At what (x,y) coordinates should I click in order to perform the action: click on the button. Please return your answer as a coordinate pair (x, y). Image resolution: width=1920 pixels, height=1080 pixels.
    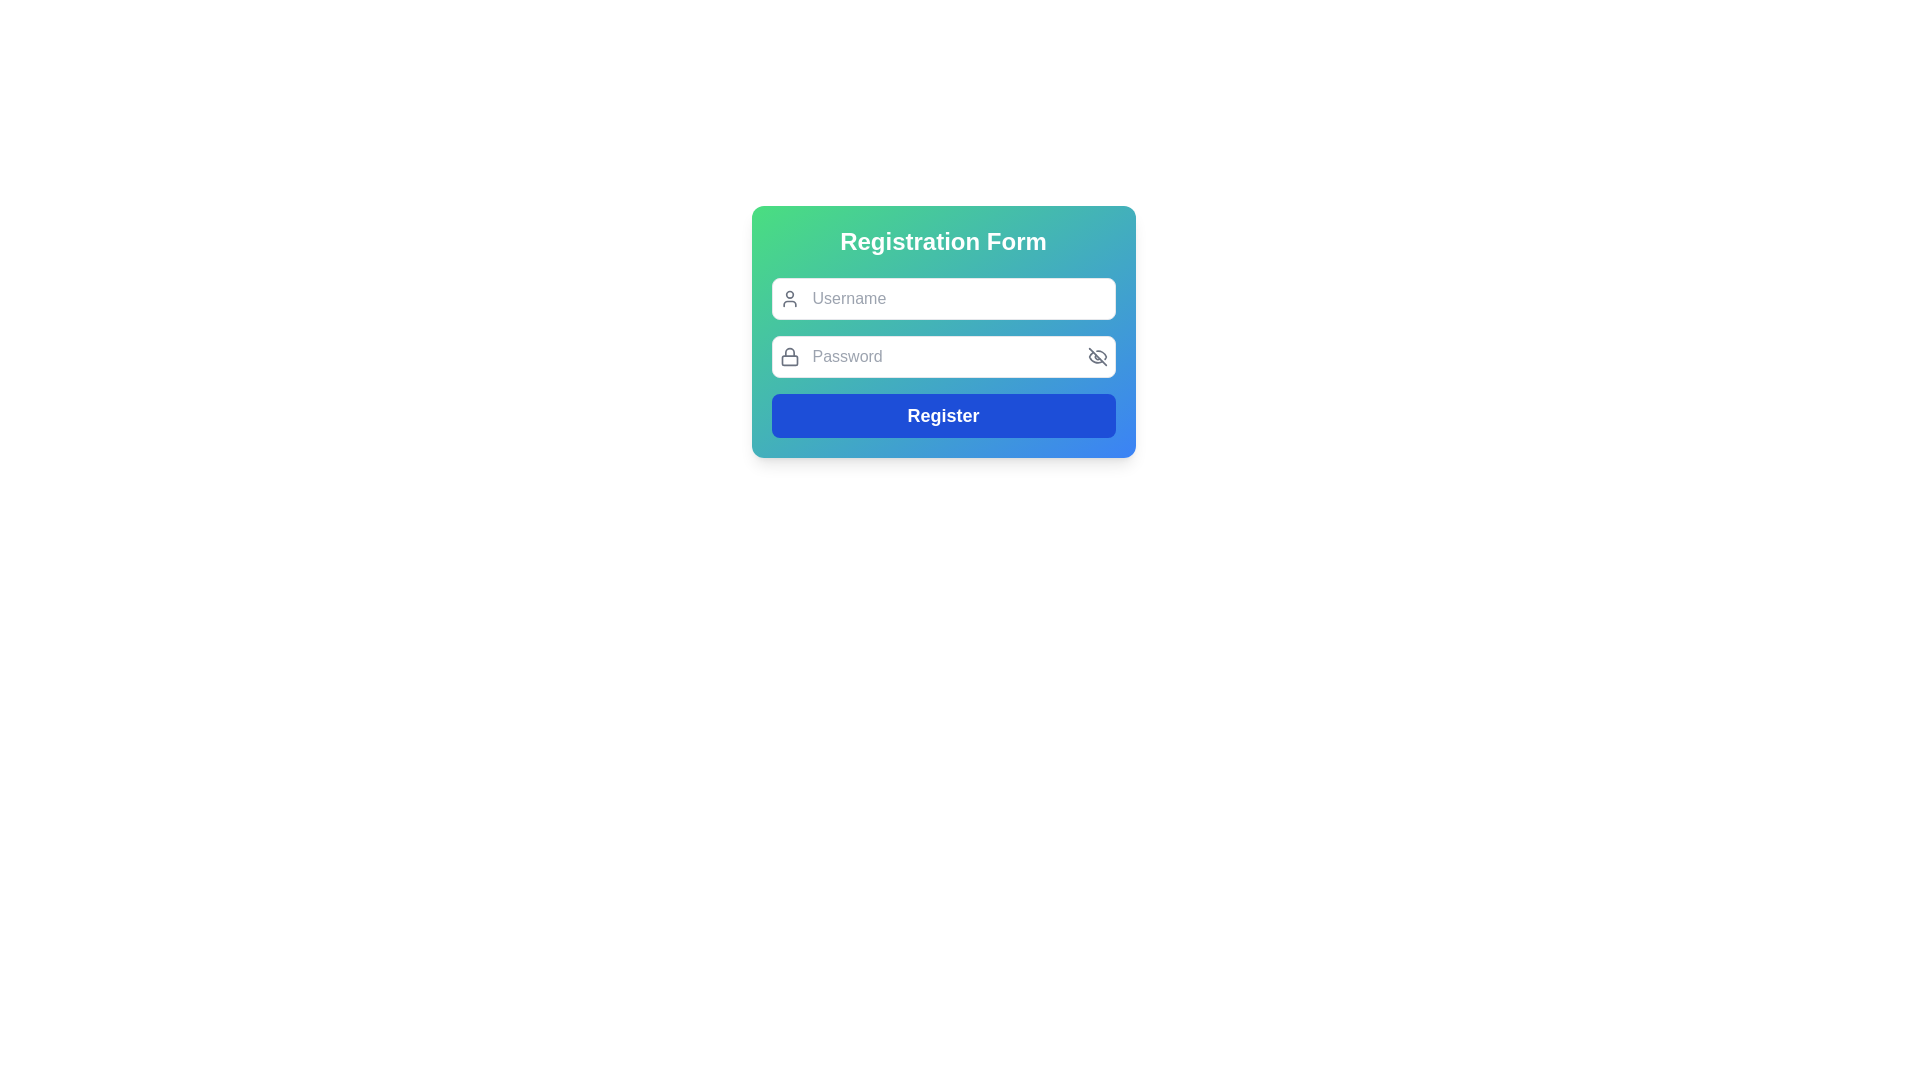
    Looking at the image, I should click on (1096, 356).